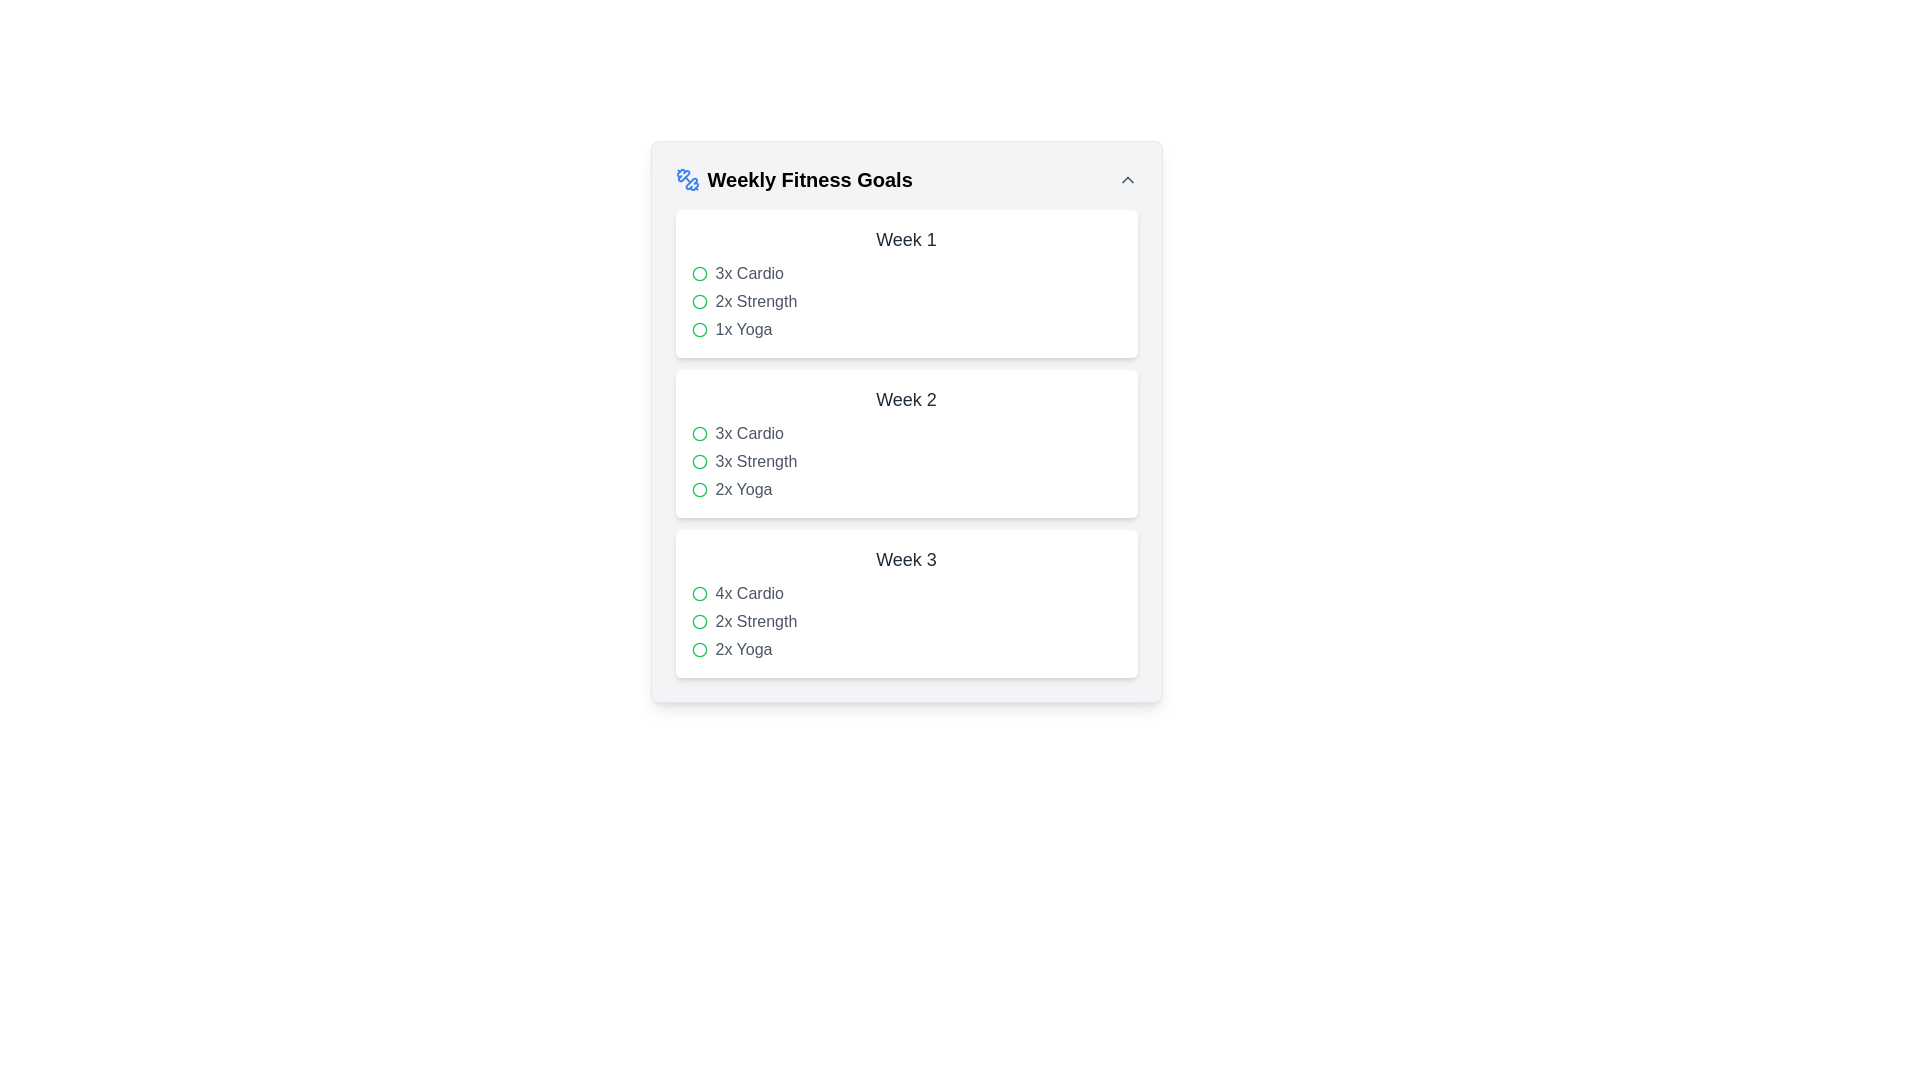 The width and height of the screenshot is (1920, 1080). What do you see at coordinates (699, 301) in the screenshot?
I see `the circular indicator for the '2x Strength' activity under 'Week 1', which is the second circle in the vertical list` at bounding box center [699, 301].